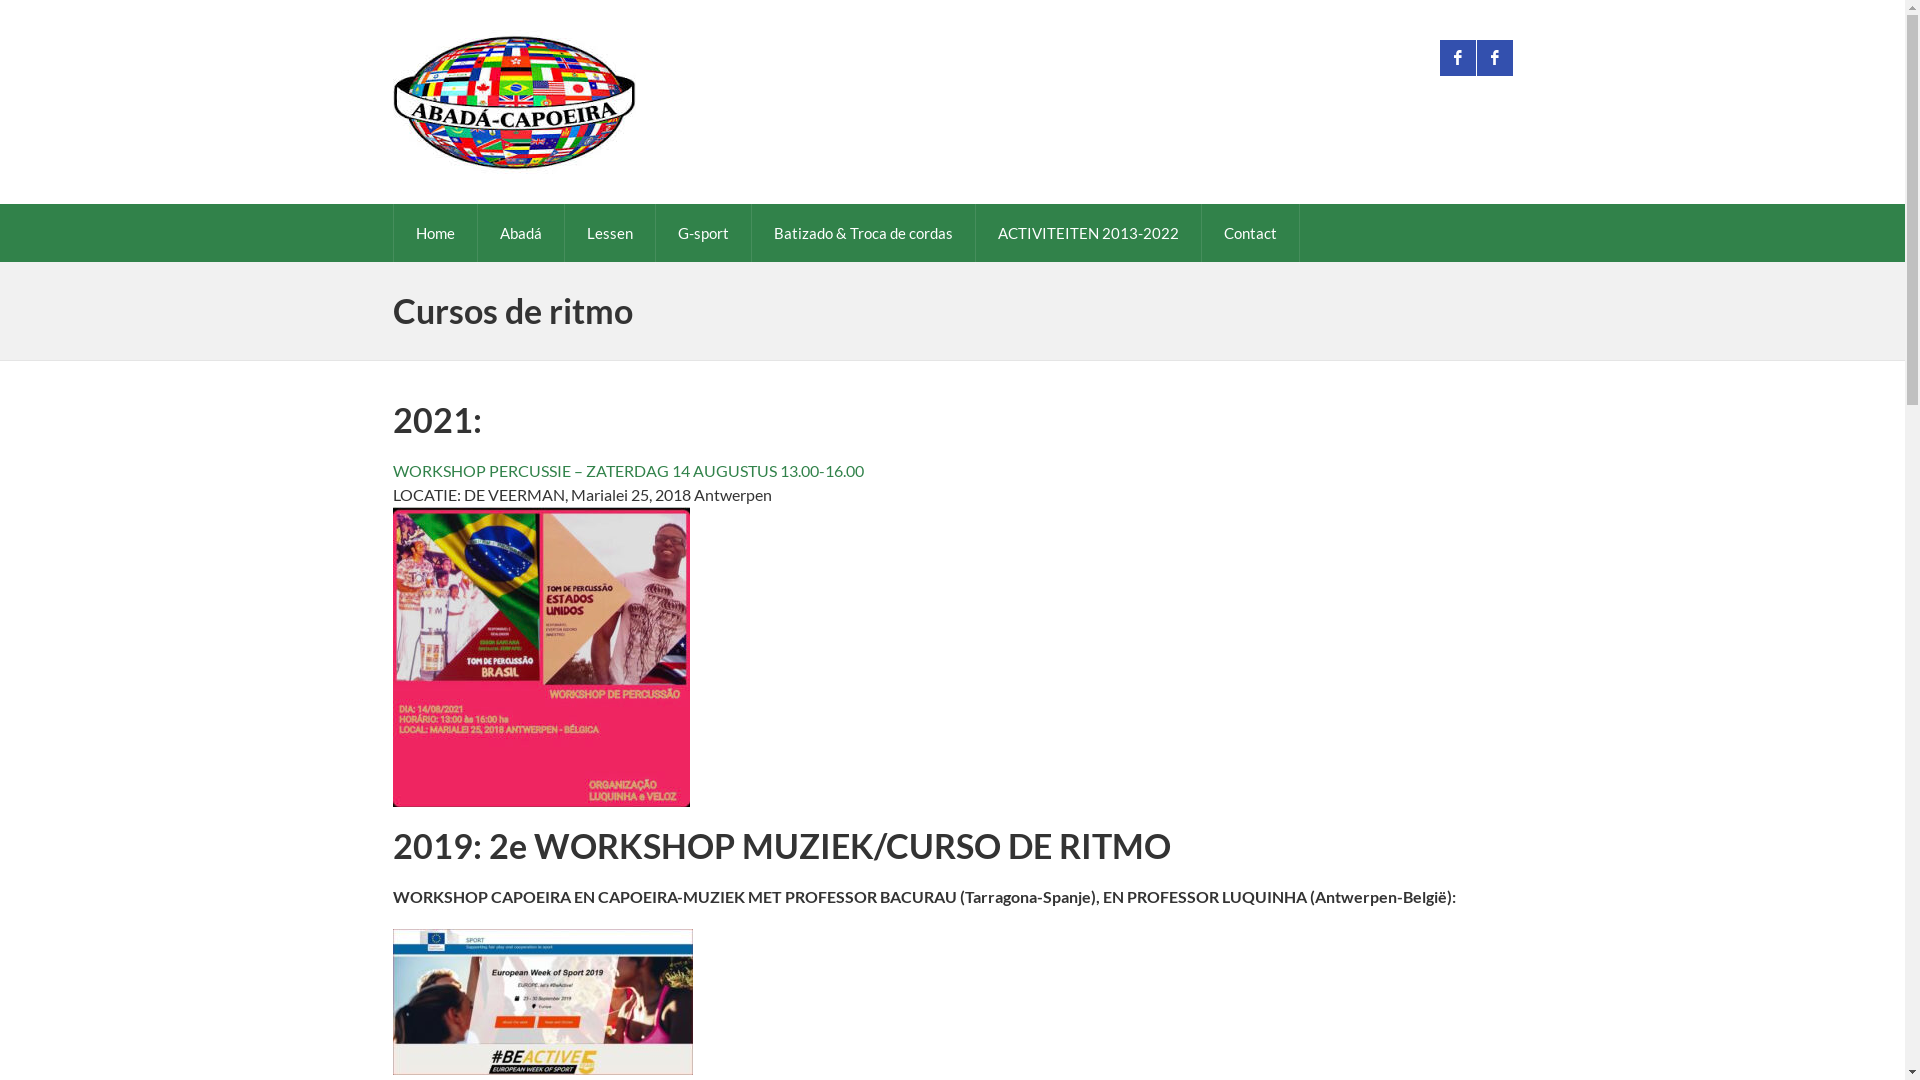 Image resolution: width=1920 pixels, height=1080 pixels. What do you see at coordinates (1087, 231) in the screenshot?
I see `'ACTIVITEITEN 2013-2022'` at bounding box center [1087, 231].